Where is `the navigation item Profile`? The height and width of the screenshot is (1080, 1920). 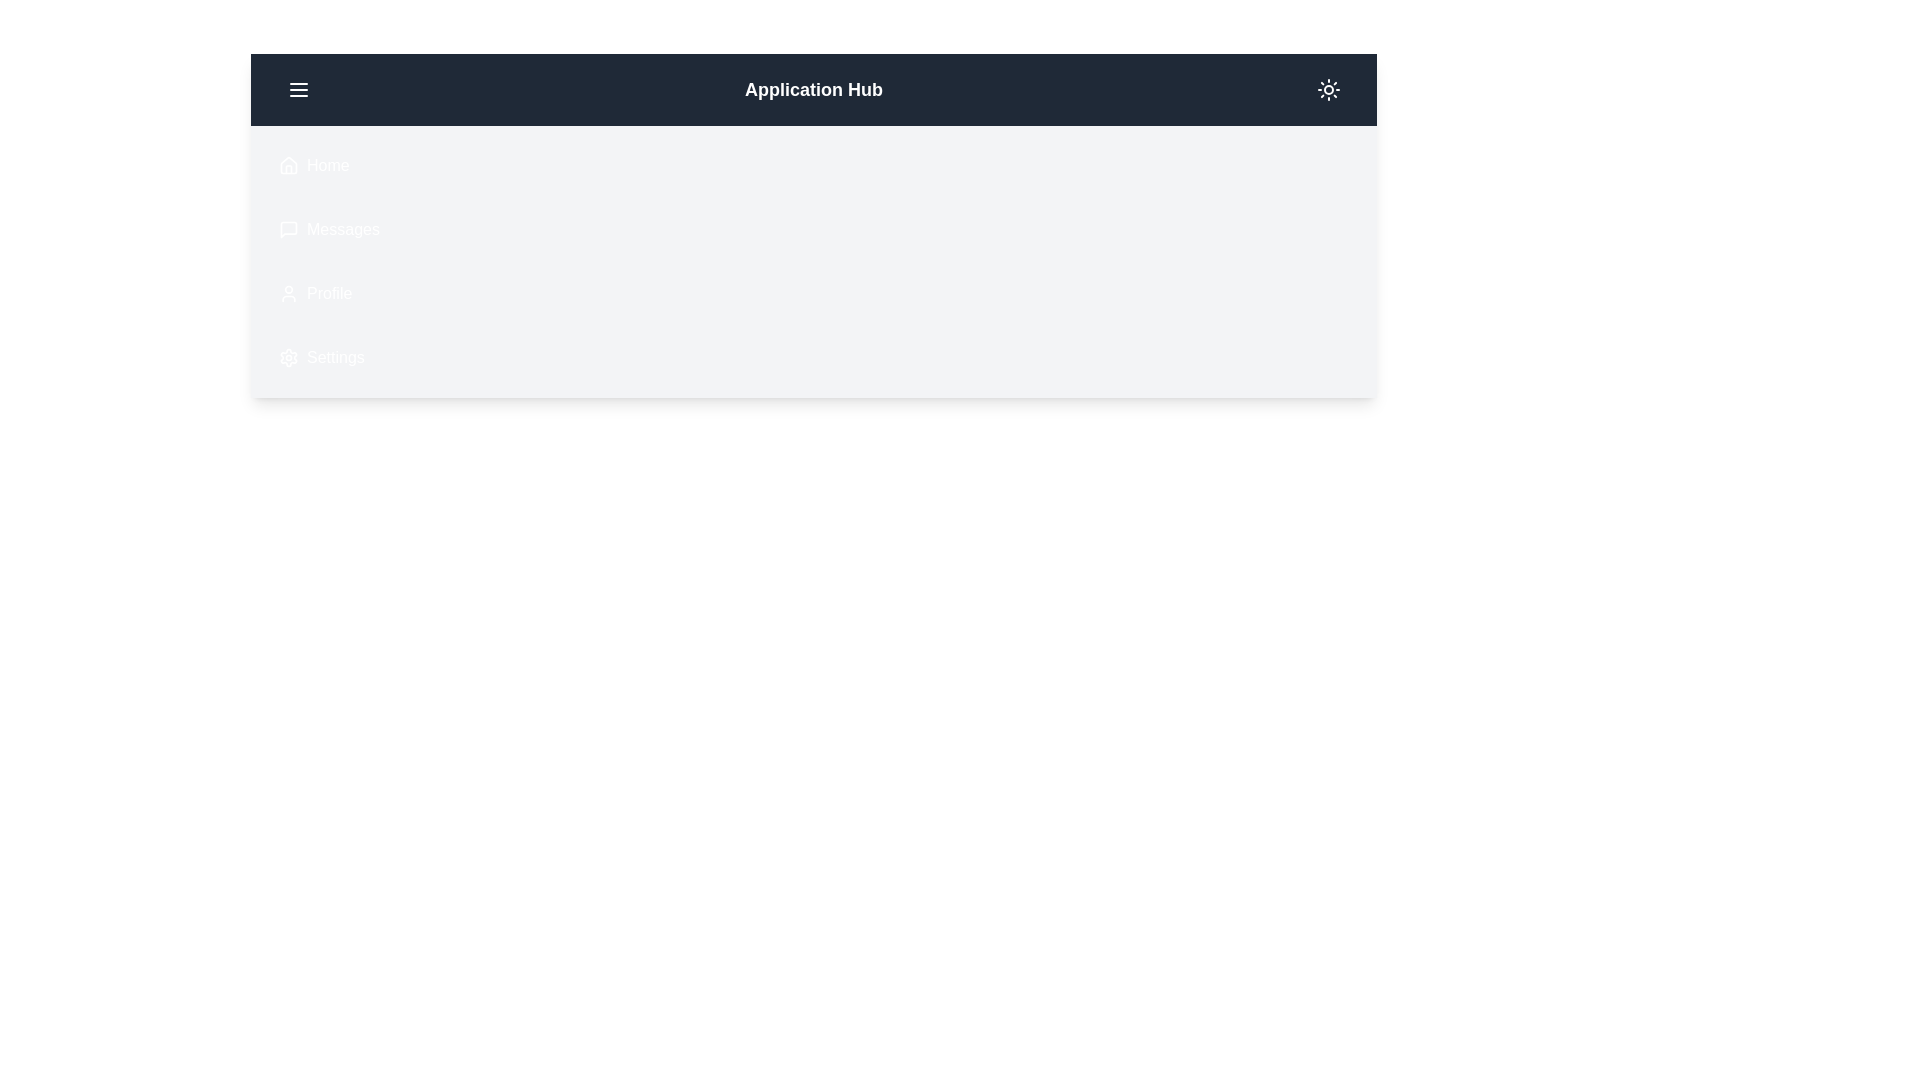
the navigation item Profile is located at coordinates (266, 293).